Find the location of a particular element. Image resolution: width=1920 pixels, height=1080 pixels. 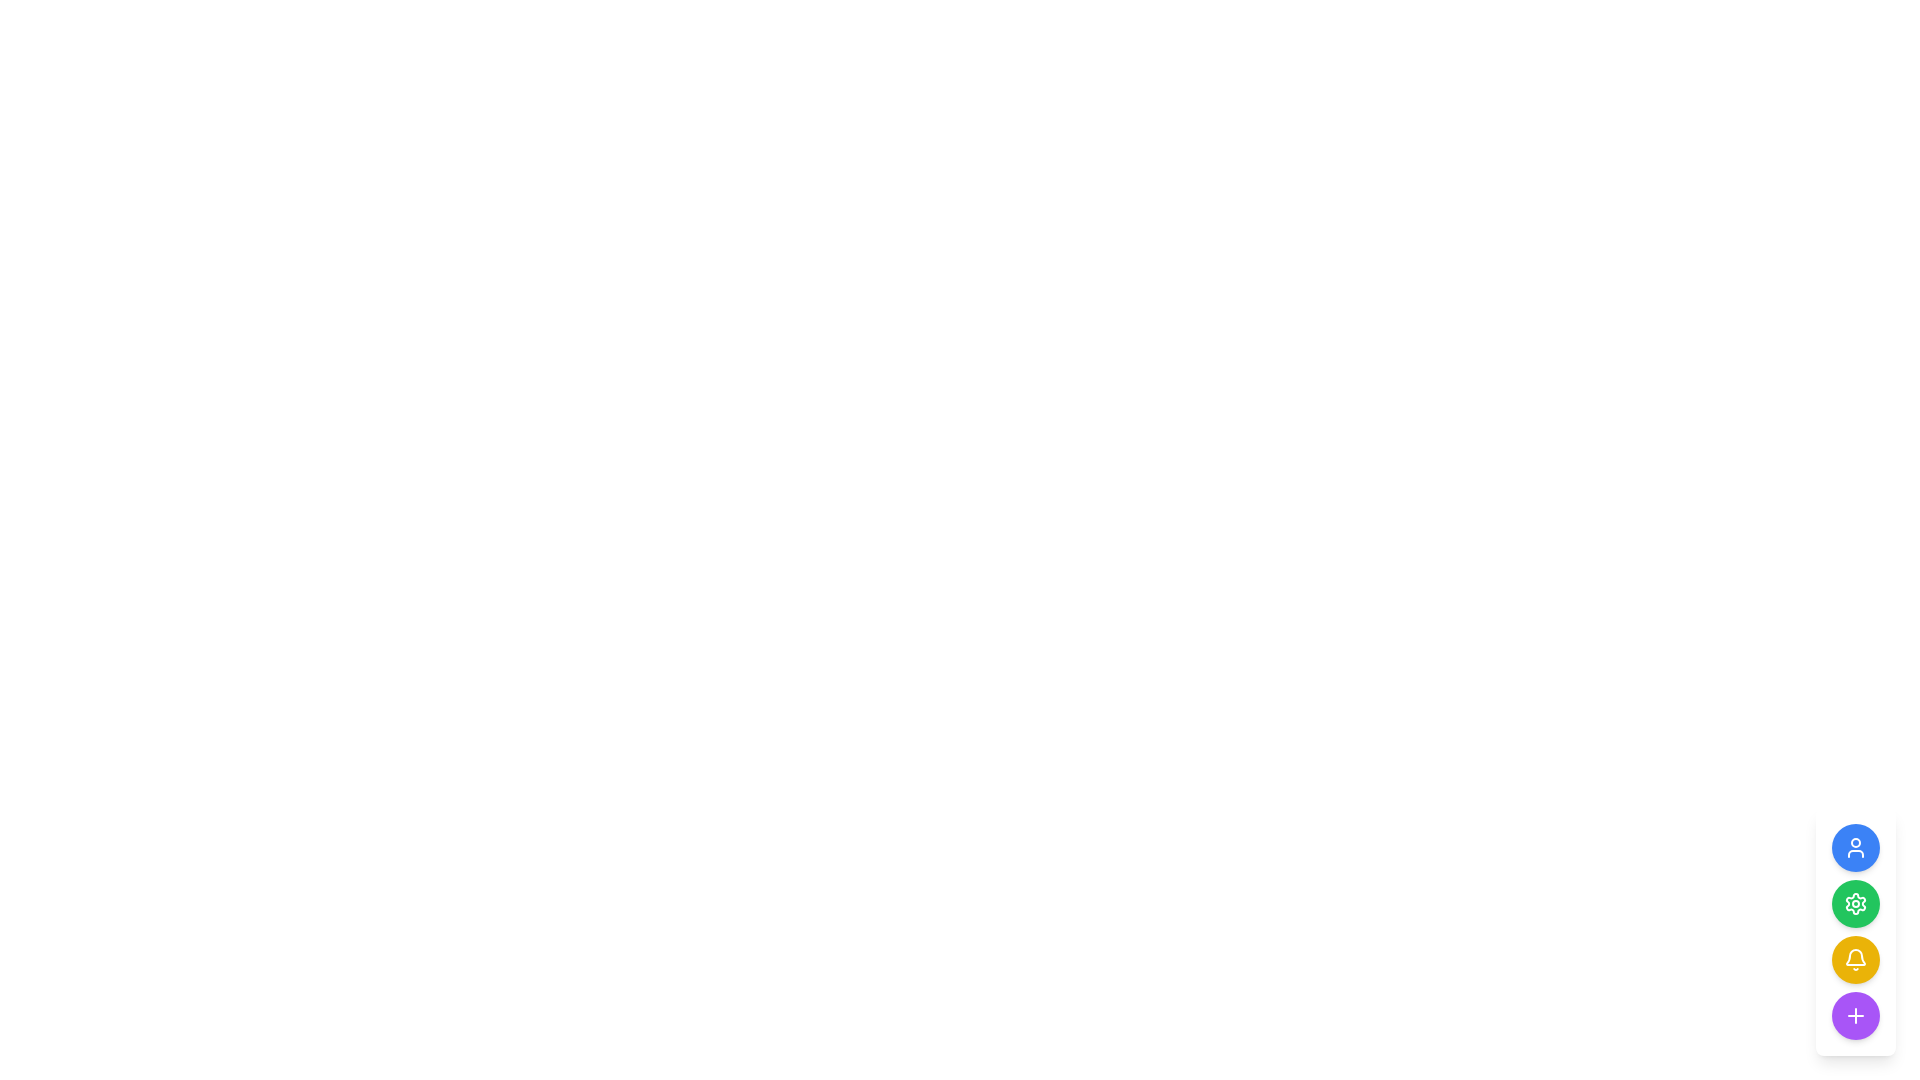

the user profile button located in the lower right section of the user interface is located at coordinates (1855, 848).